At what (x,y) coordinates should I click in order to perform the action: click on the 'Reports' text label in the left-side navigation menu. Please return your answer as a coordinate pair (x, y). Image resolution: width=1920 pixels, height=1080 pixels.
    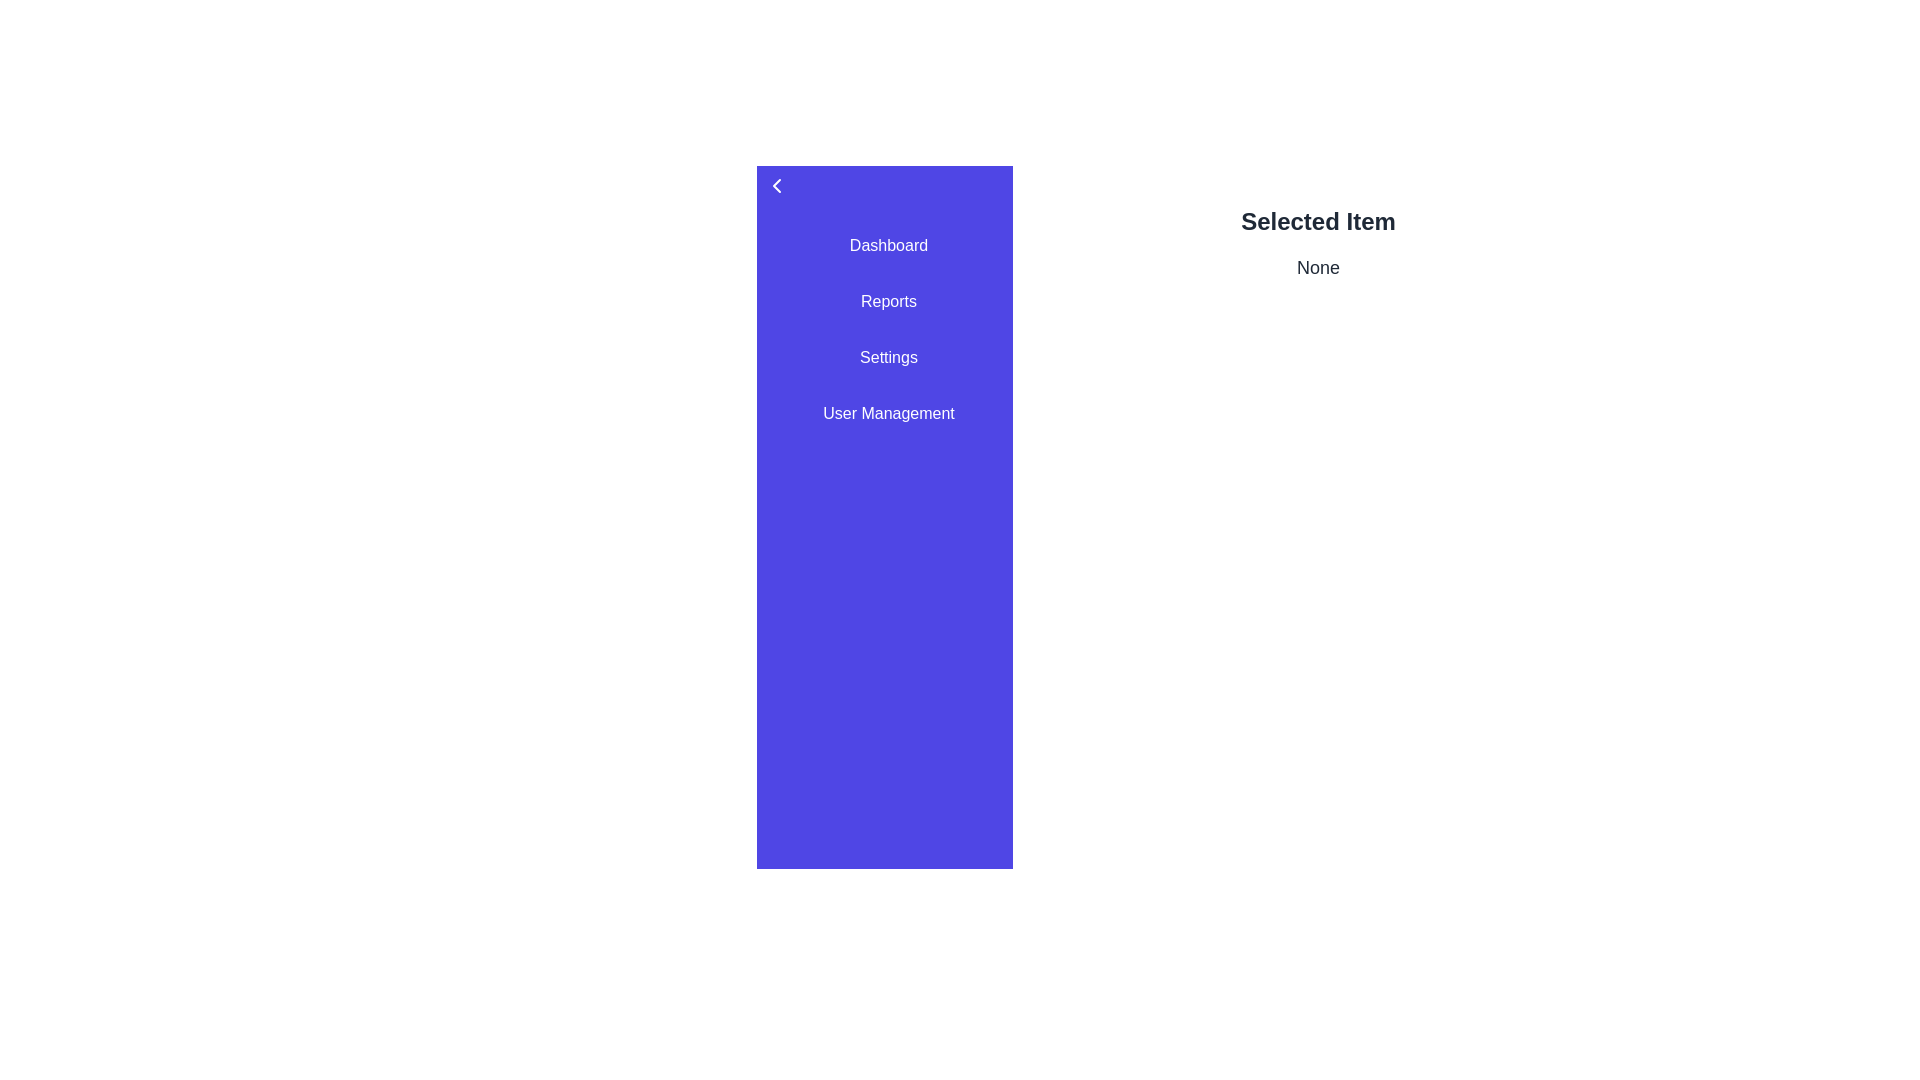
    Looking at the image, I should click on (887, 301).